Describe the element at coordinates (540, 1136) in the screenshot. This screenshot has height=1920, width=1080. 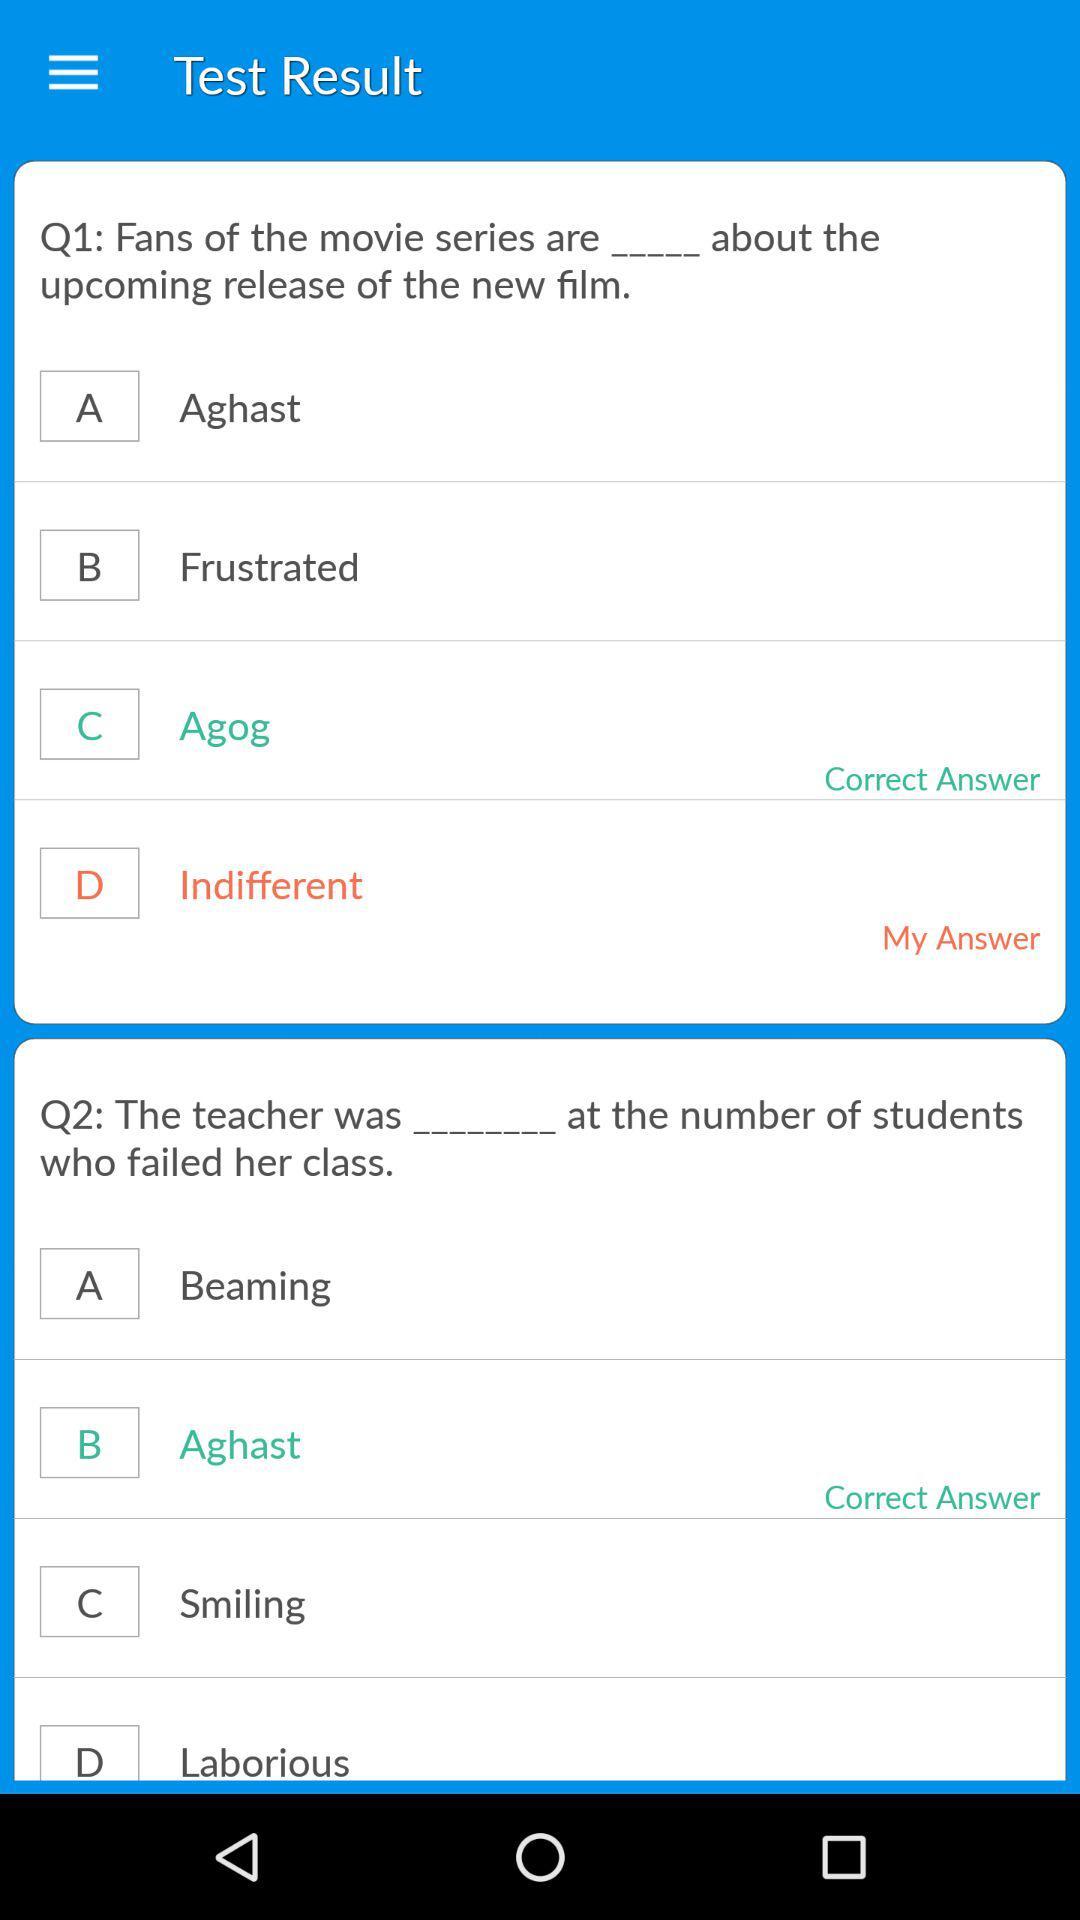
I see `the item above a item` at that location.